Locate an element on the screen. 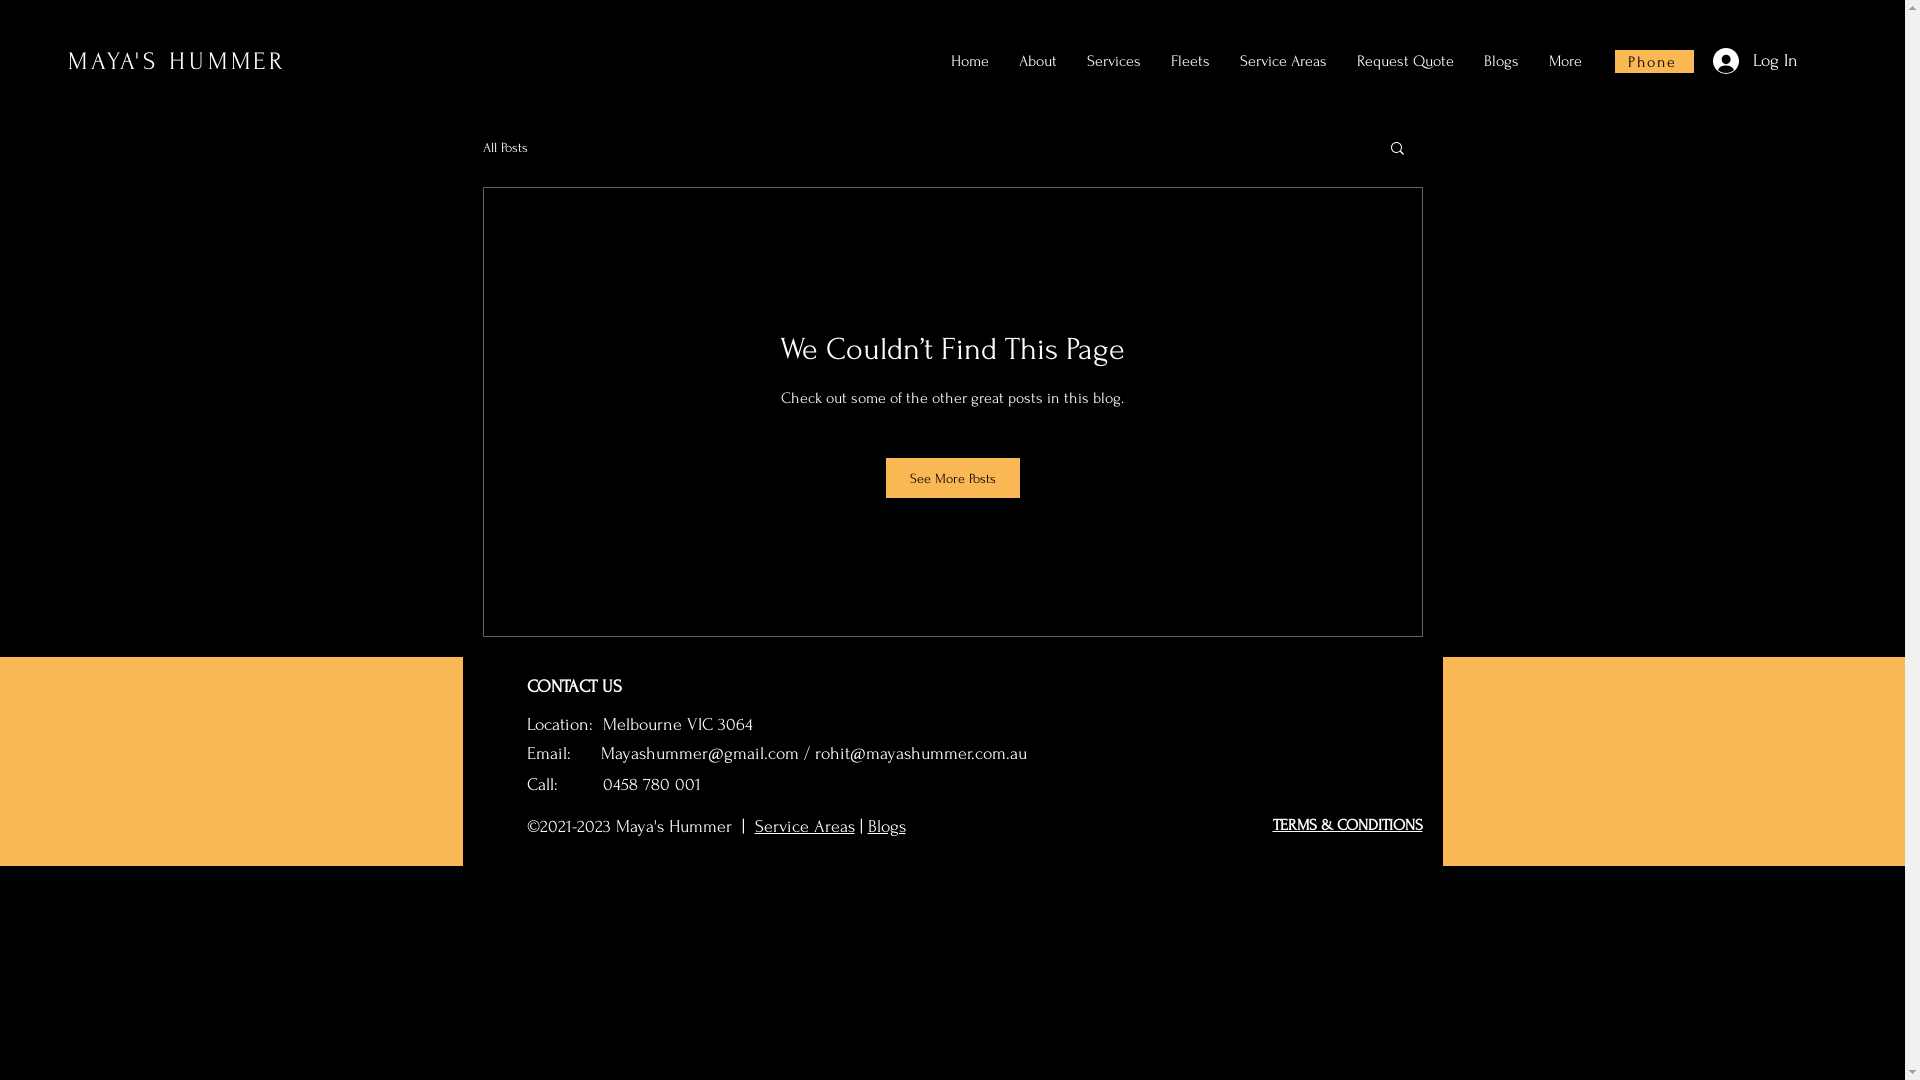 Image resolution: width=1920 pixels, height=1080 pixels. 'Home' is located at coordinates (969, 60).